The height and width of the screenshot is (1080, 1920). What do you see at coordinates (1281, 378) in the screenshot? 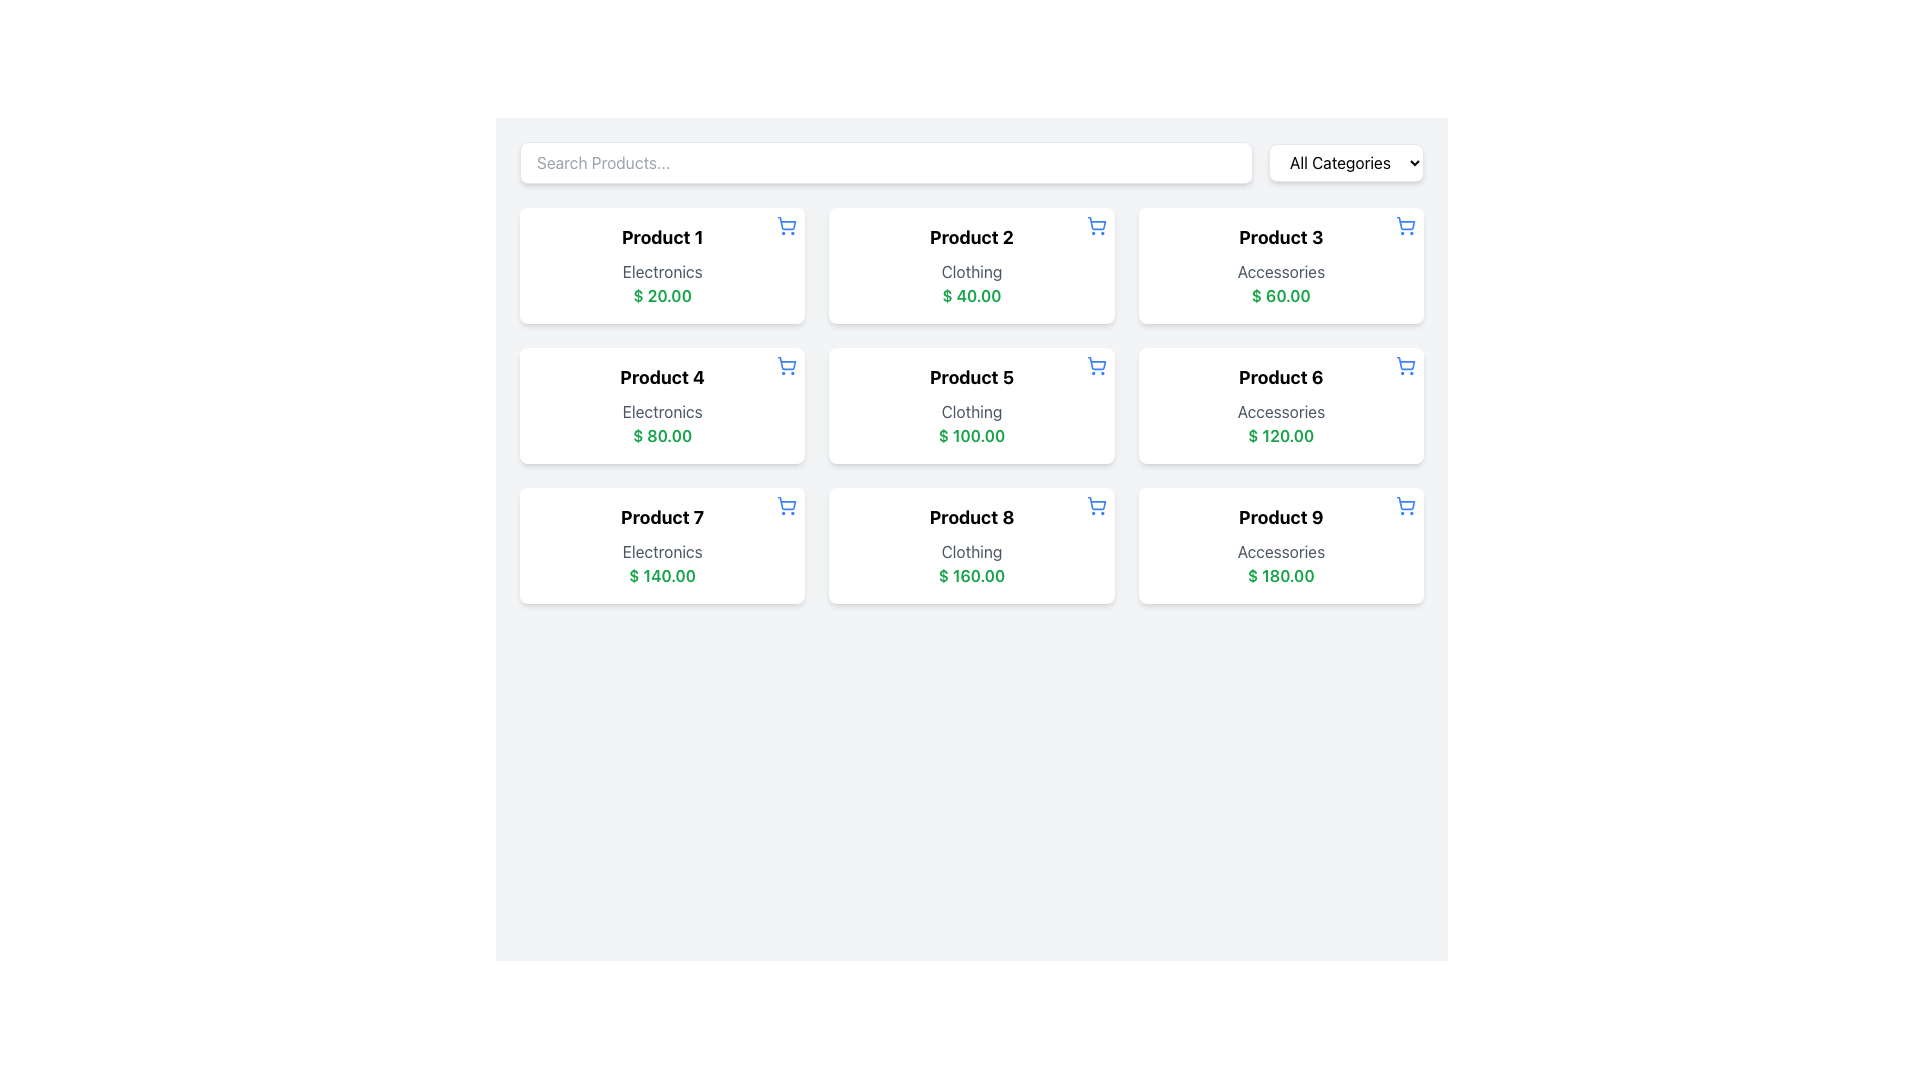
I see `the bold text label displaying 'Product 6' at the top of the product details card in the second row and second column of the grid layout` at bounding box center [1281, 378].